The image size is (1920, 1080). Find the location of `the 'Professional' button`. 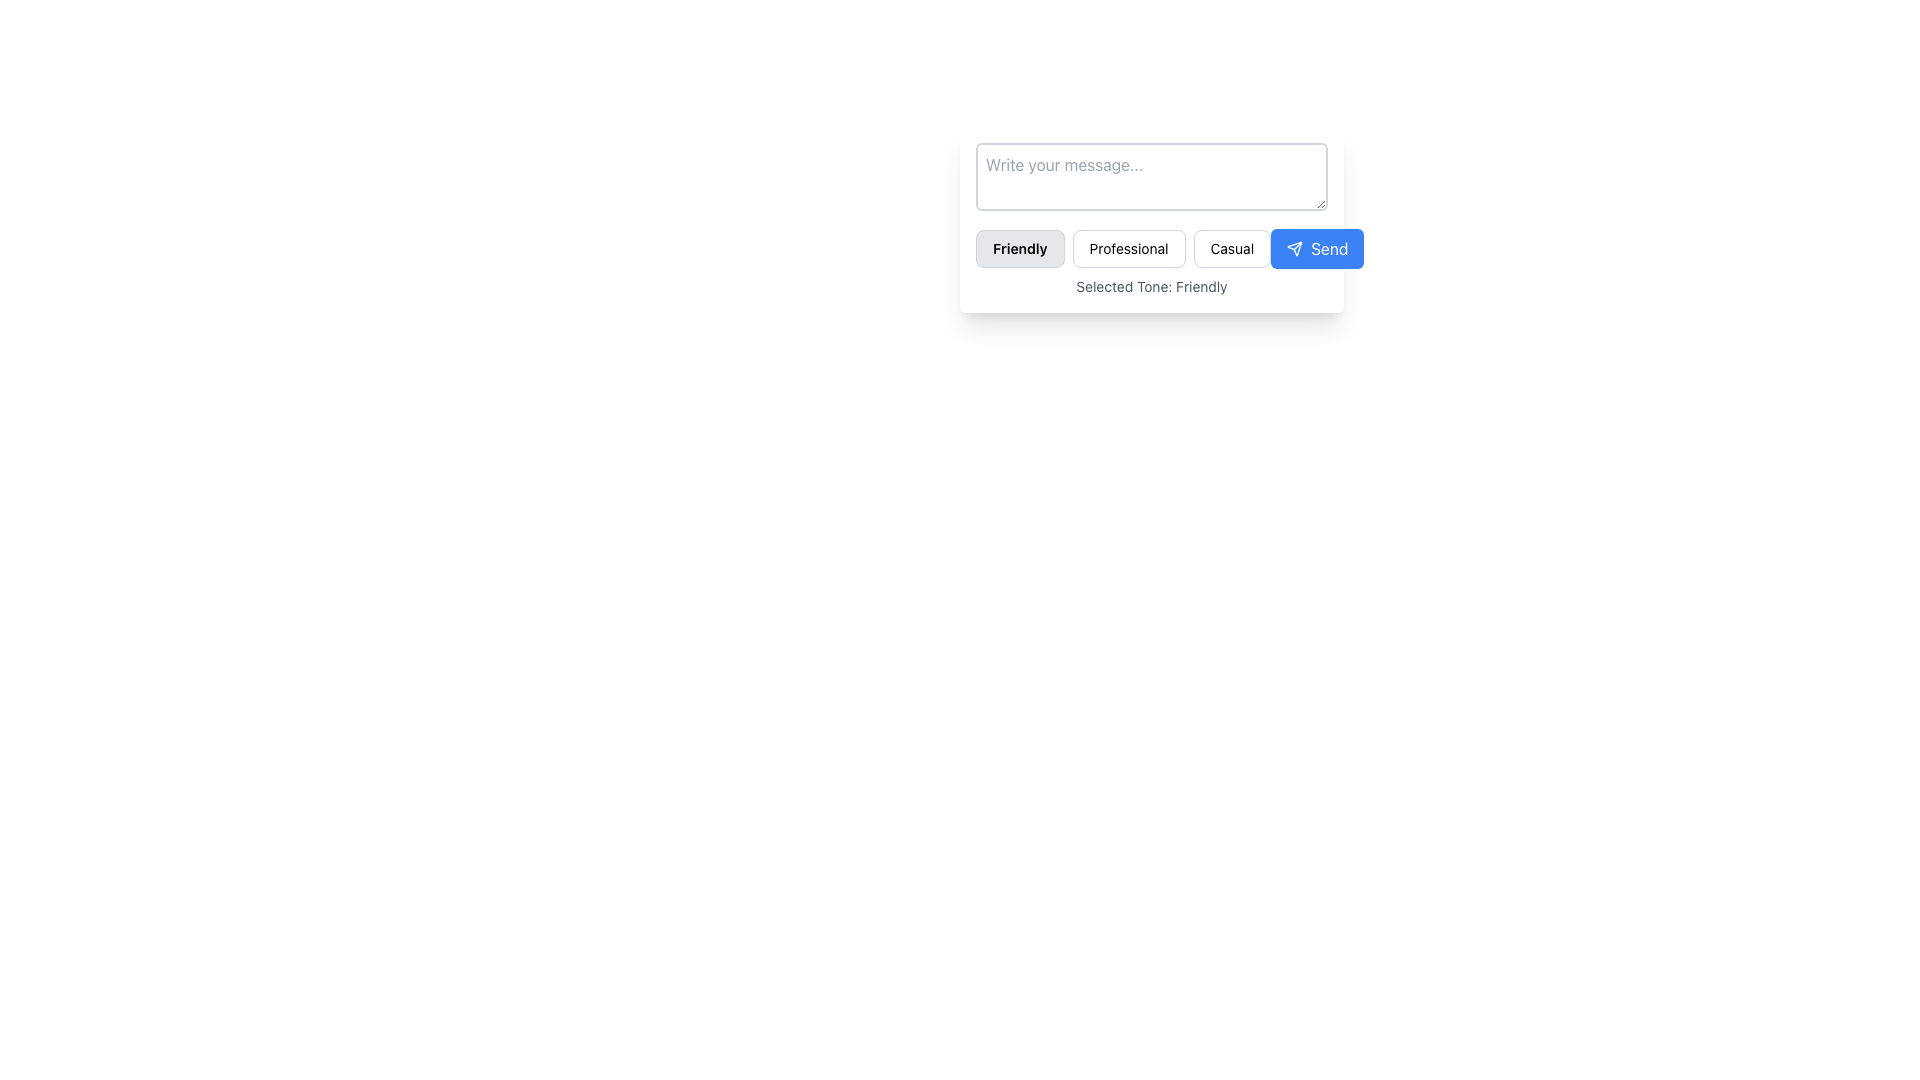

the 'Professional' button is located at coordinates (1152, 248).